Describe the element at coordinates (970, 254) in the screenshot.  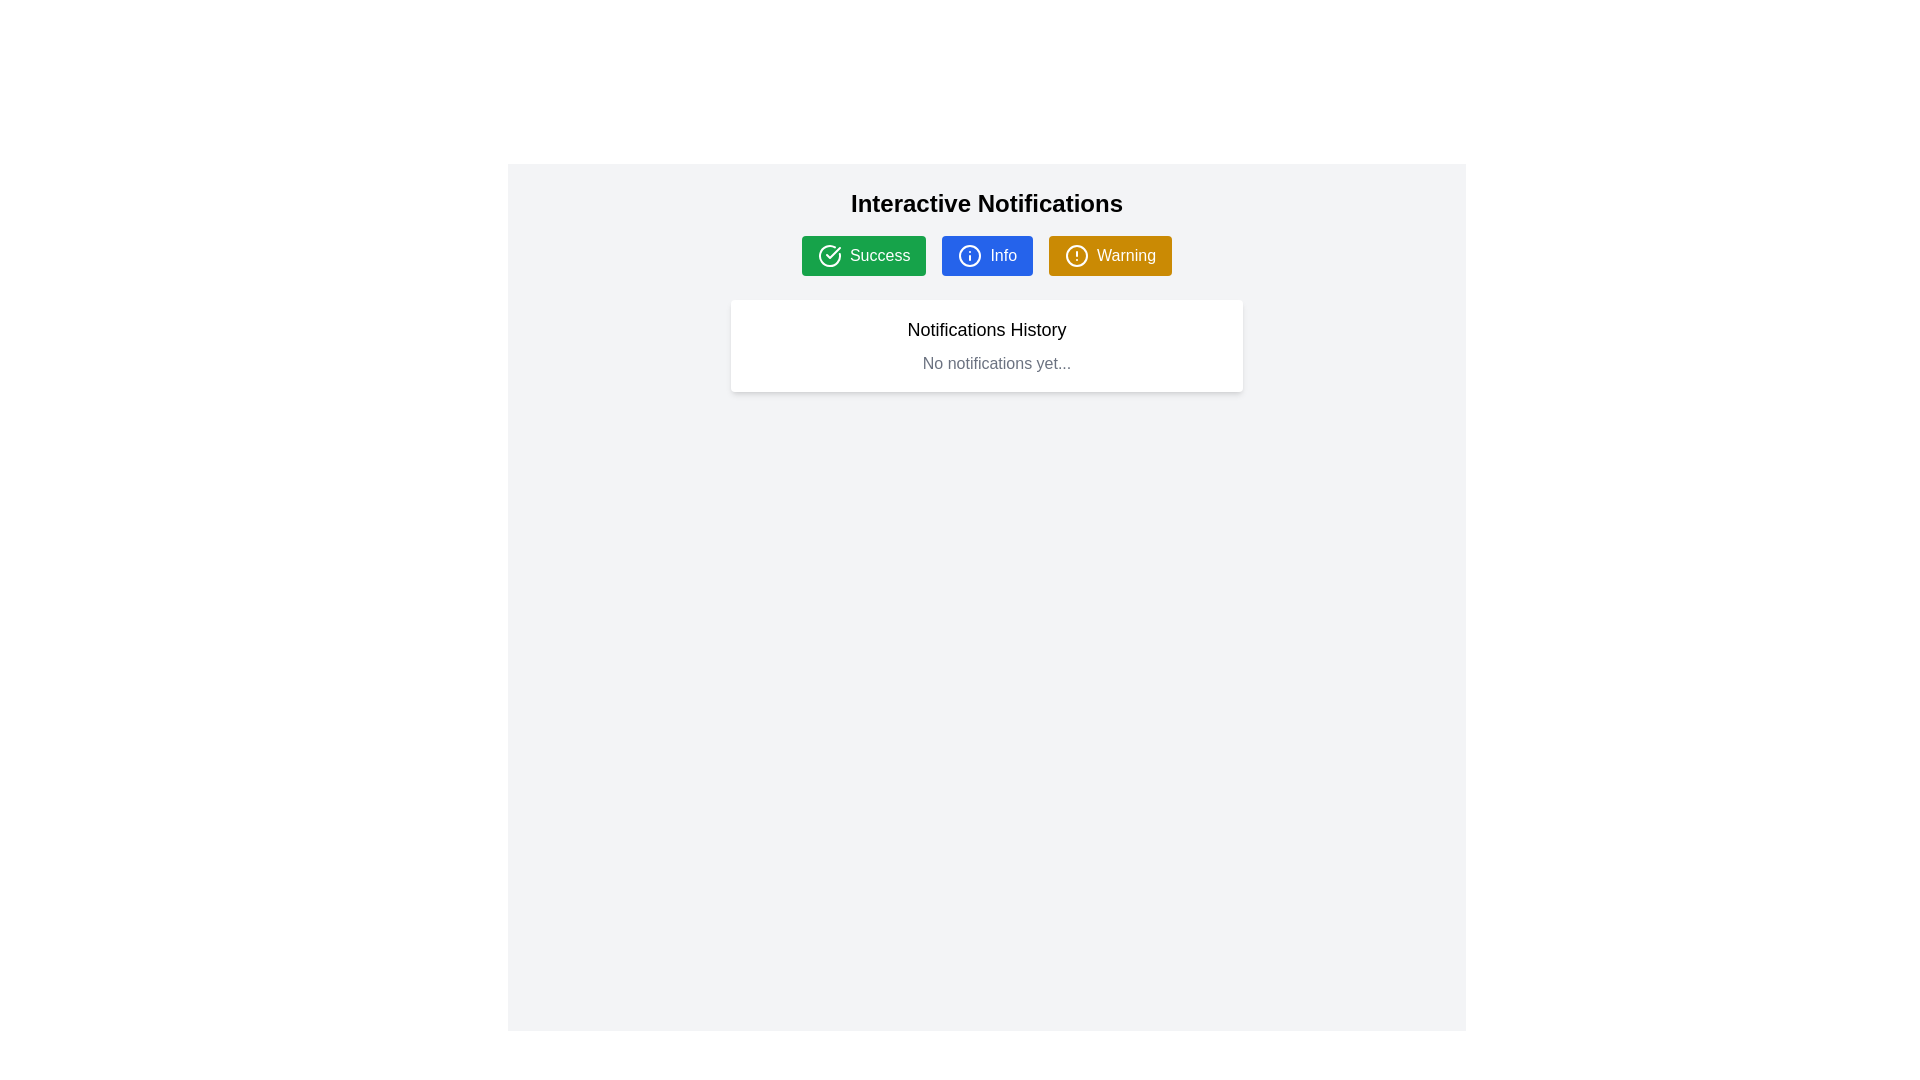
I see `the circular decorative component that serves as the background for the 'Info' button, located between the green 'Success' button and the orange 'Warning' button` at that location.